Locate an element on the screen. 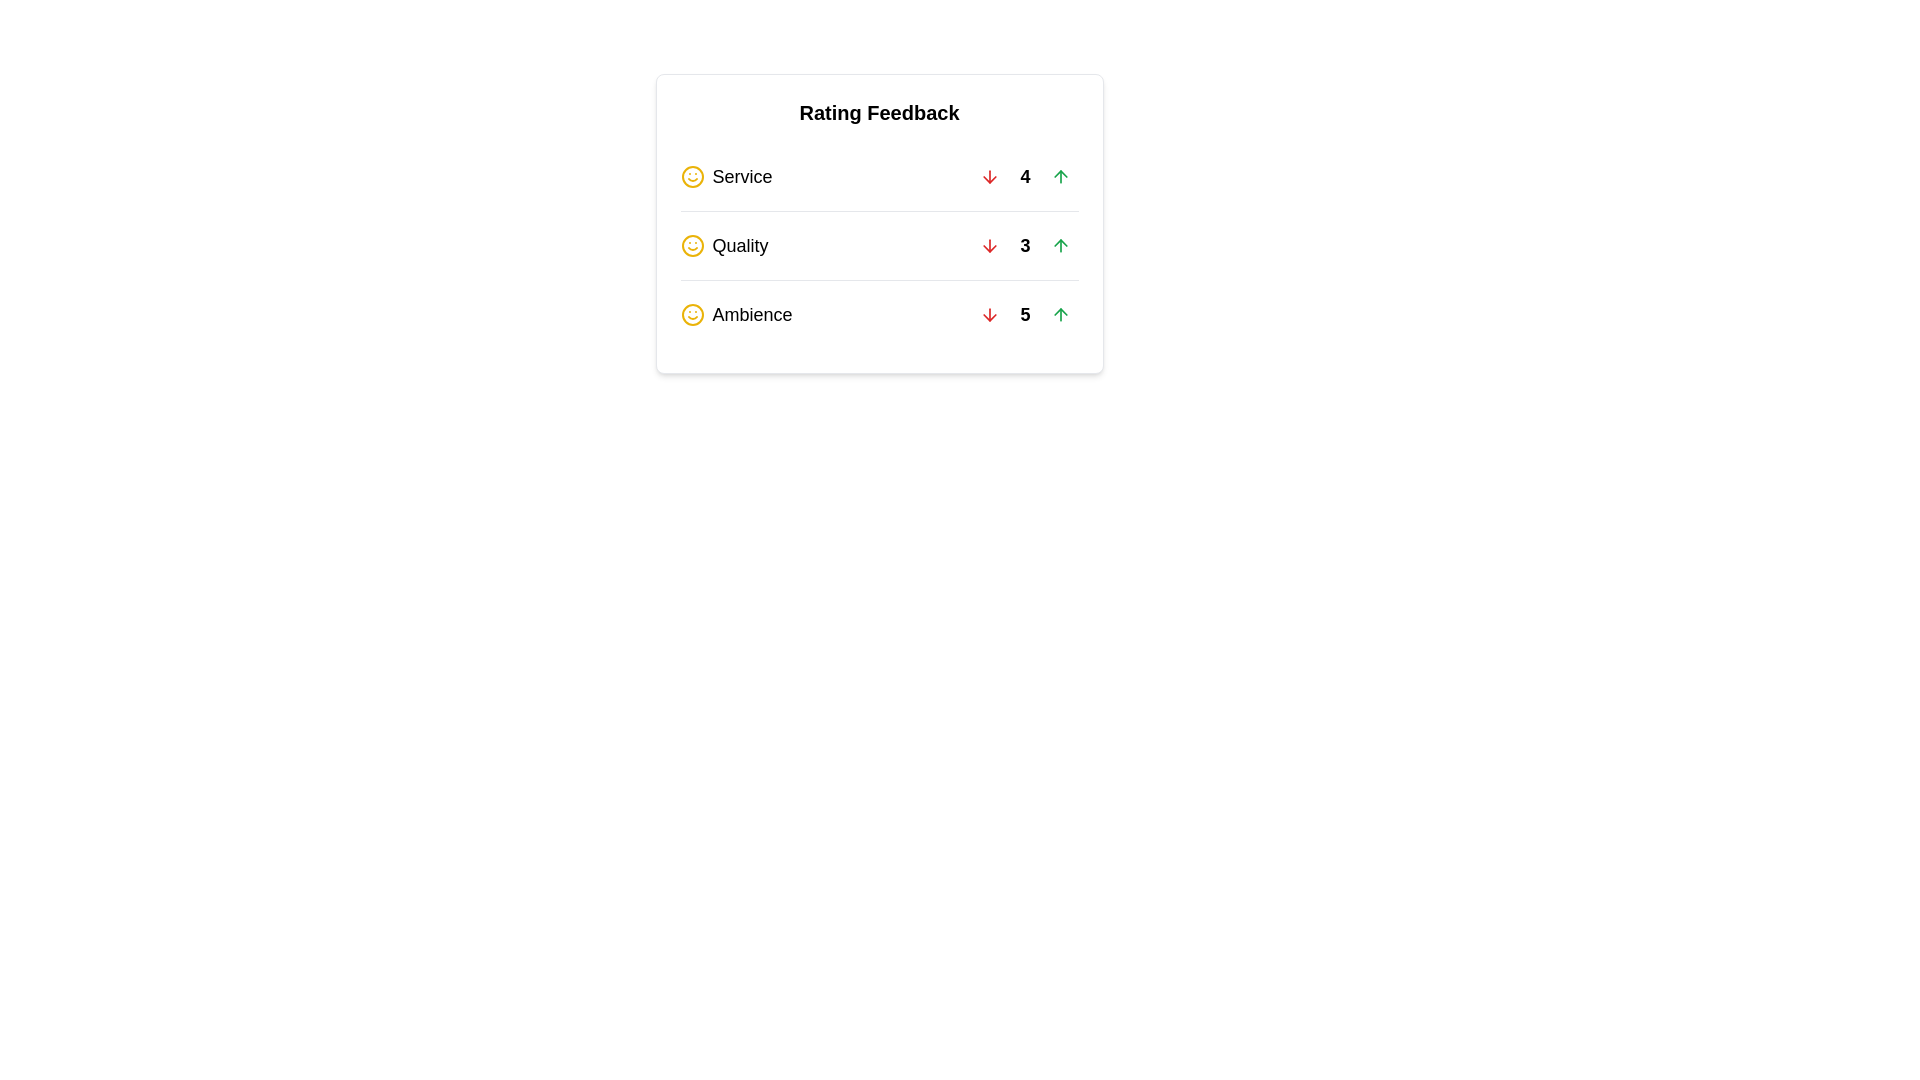 The width and height of the screenshot is (1920, 1080). the 'Service' category label with associated icon, which is the first item in the vertical list of feedback categories is located at coordinates (725, 176).